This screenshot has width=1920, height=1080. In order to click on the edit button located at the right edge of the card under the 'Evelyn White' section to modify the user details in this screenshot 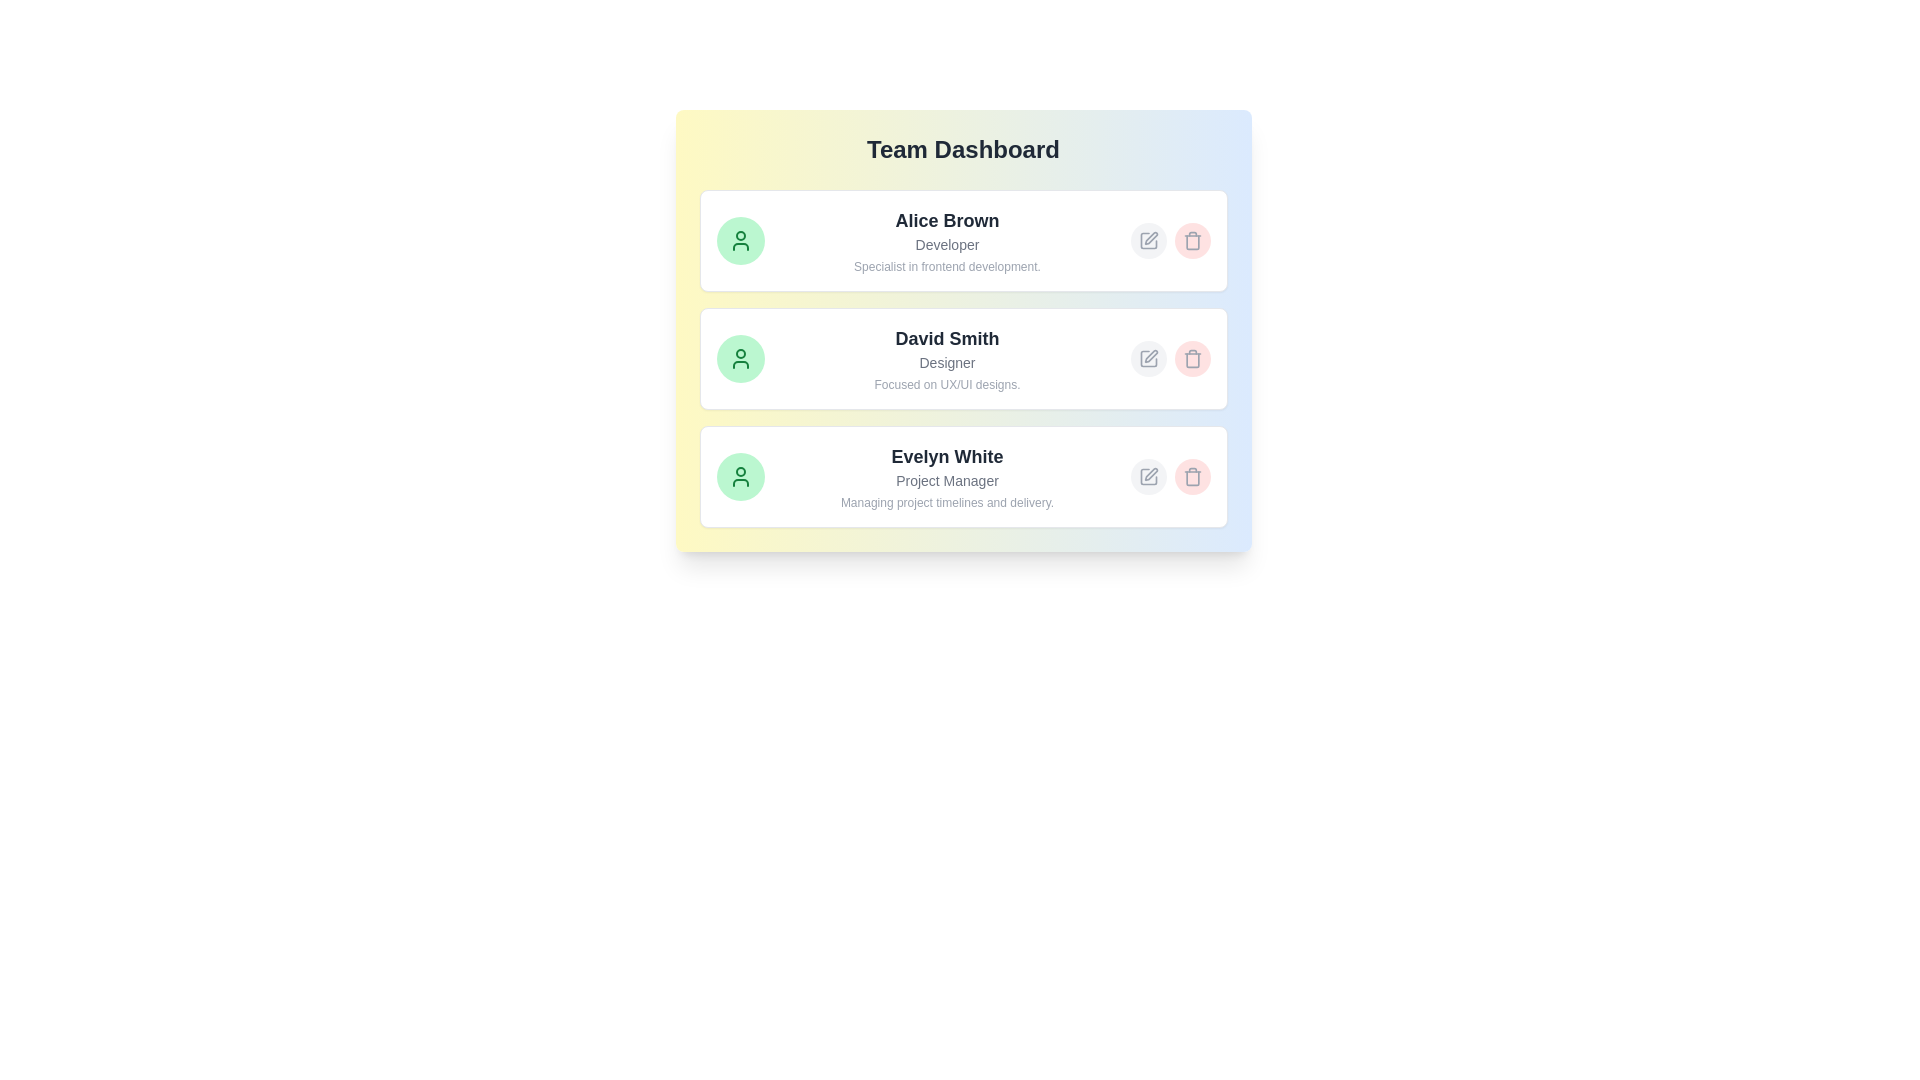, I will do `click(1170, 477)`.